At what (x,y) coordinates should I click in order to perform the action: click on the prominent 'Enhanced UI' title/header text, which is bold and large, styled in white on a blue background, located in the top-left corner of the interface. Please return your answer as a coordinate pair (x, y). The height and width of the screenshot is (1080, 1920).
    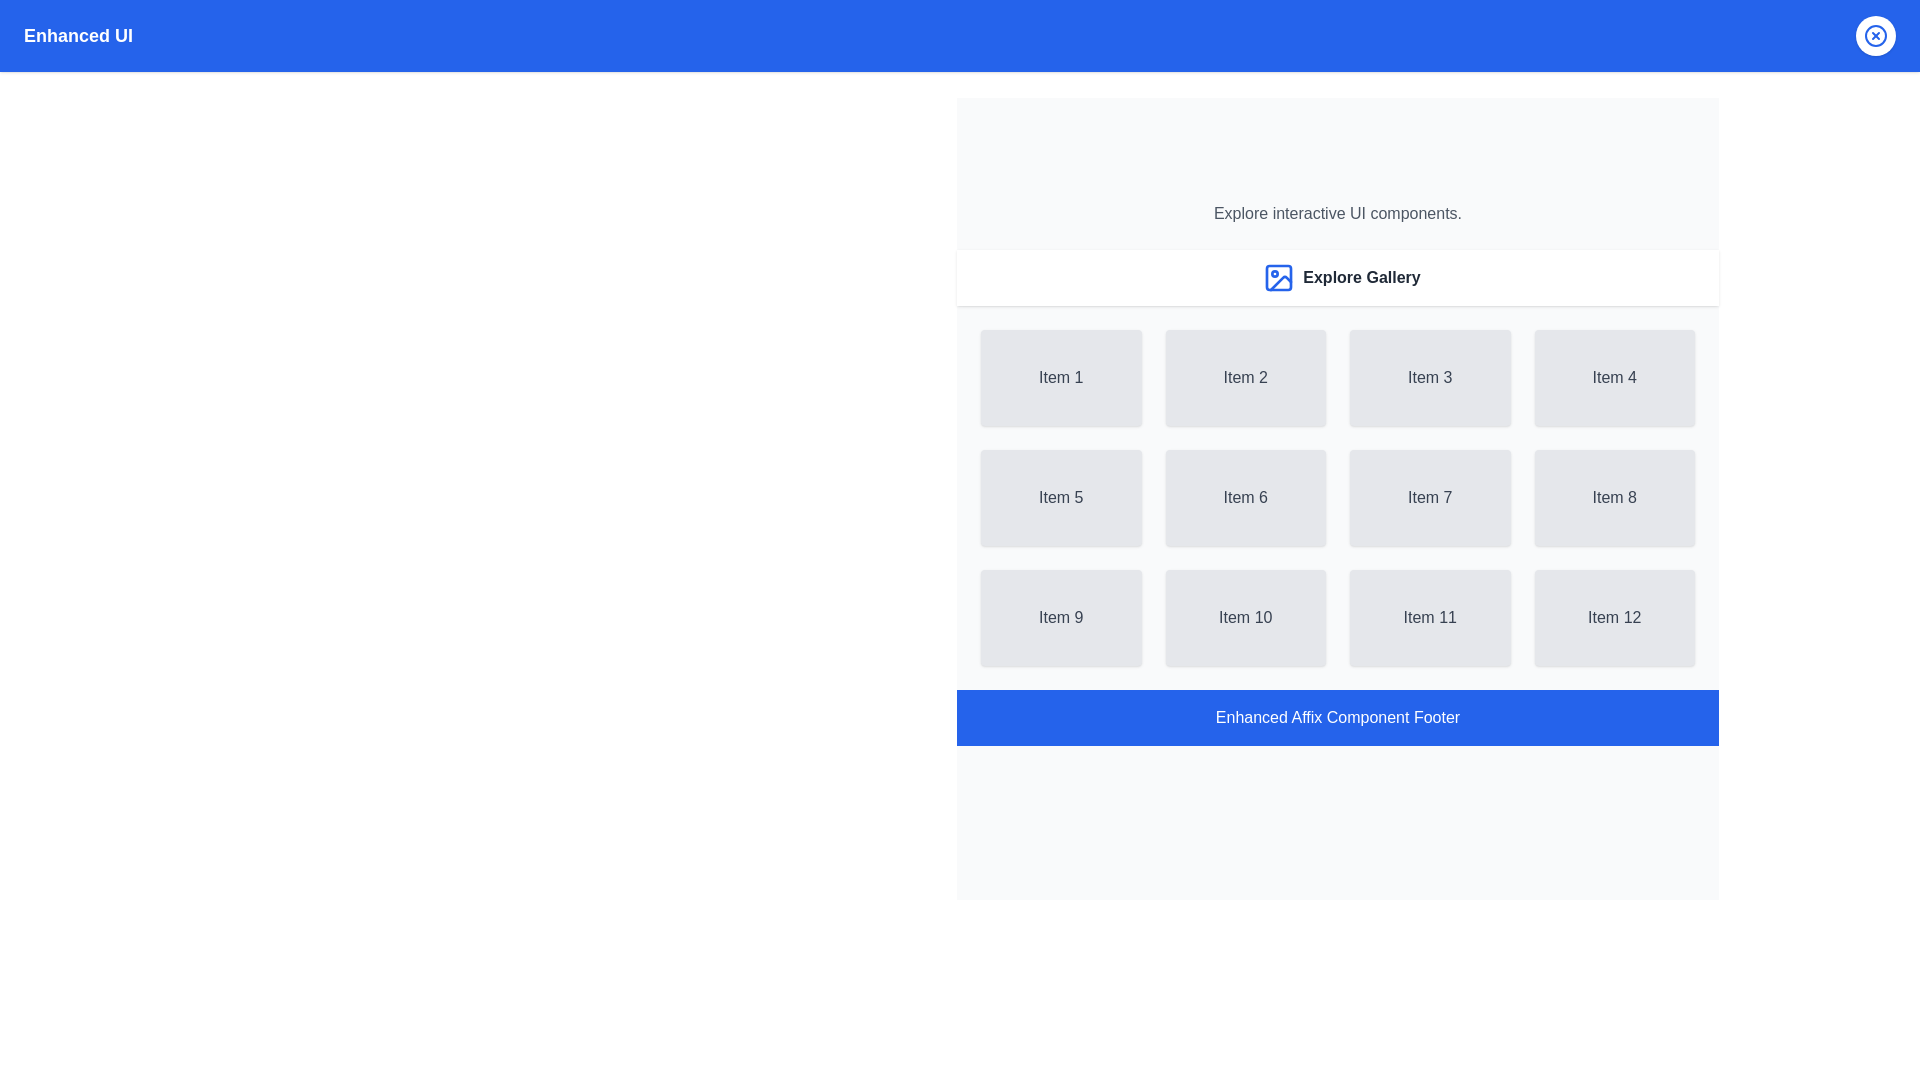
    Looking at the image, I should click on (78, 35).